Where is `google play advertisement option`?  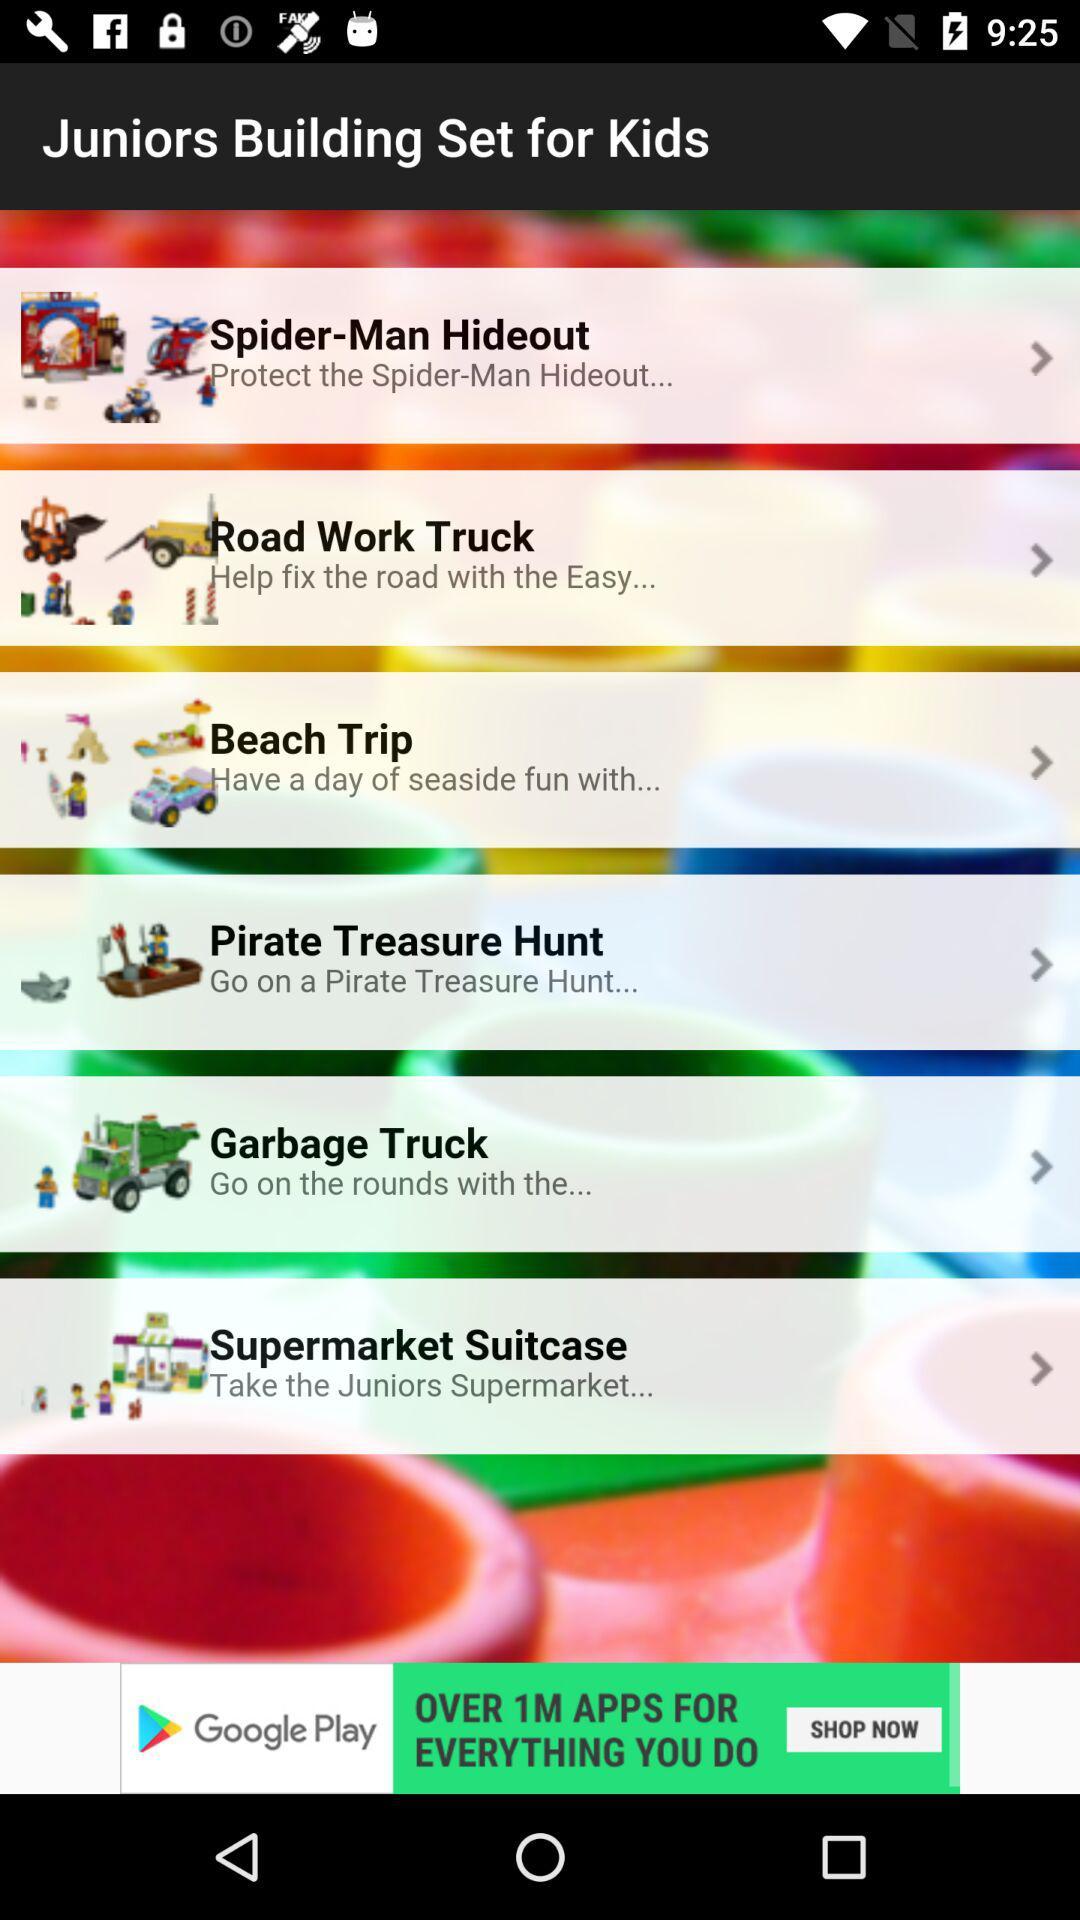 google play advertisement option is located at coordinates (540, 1727).